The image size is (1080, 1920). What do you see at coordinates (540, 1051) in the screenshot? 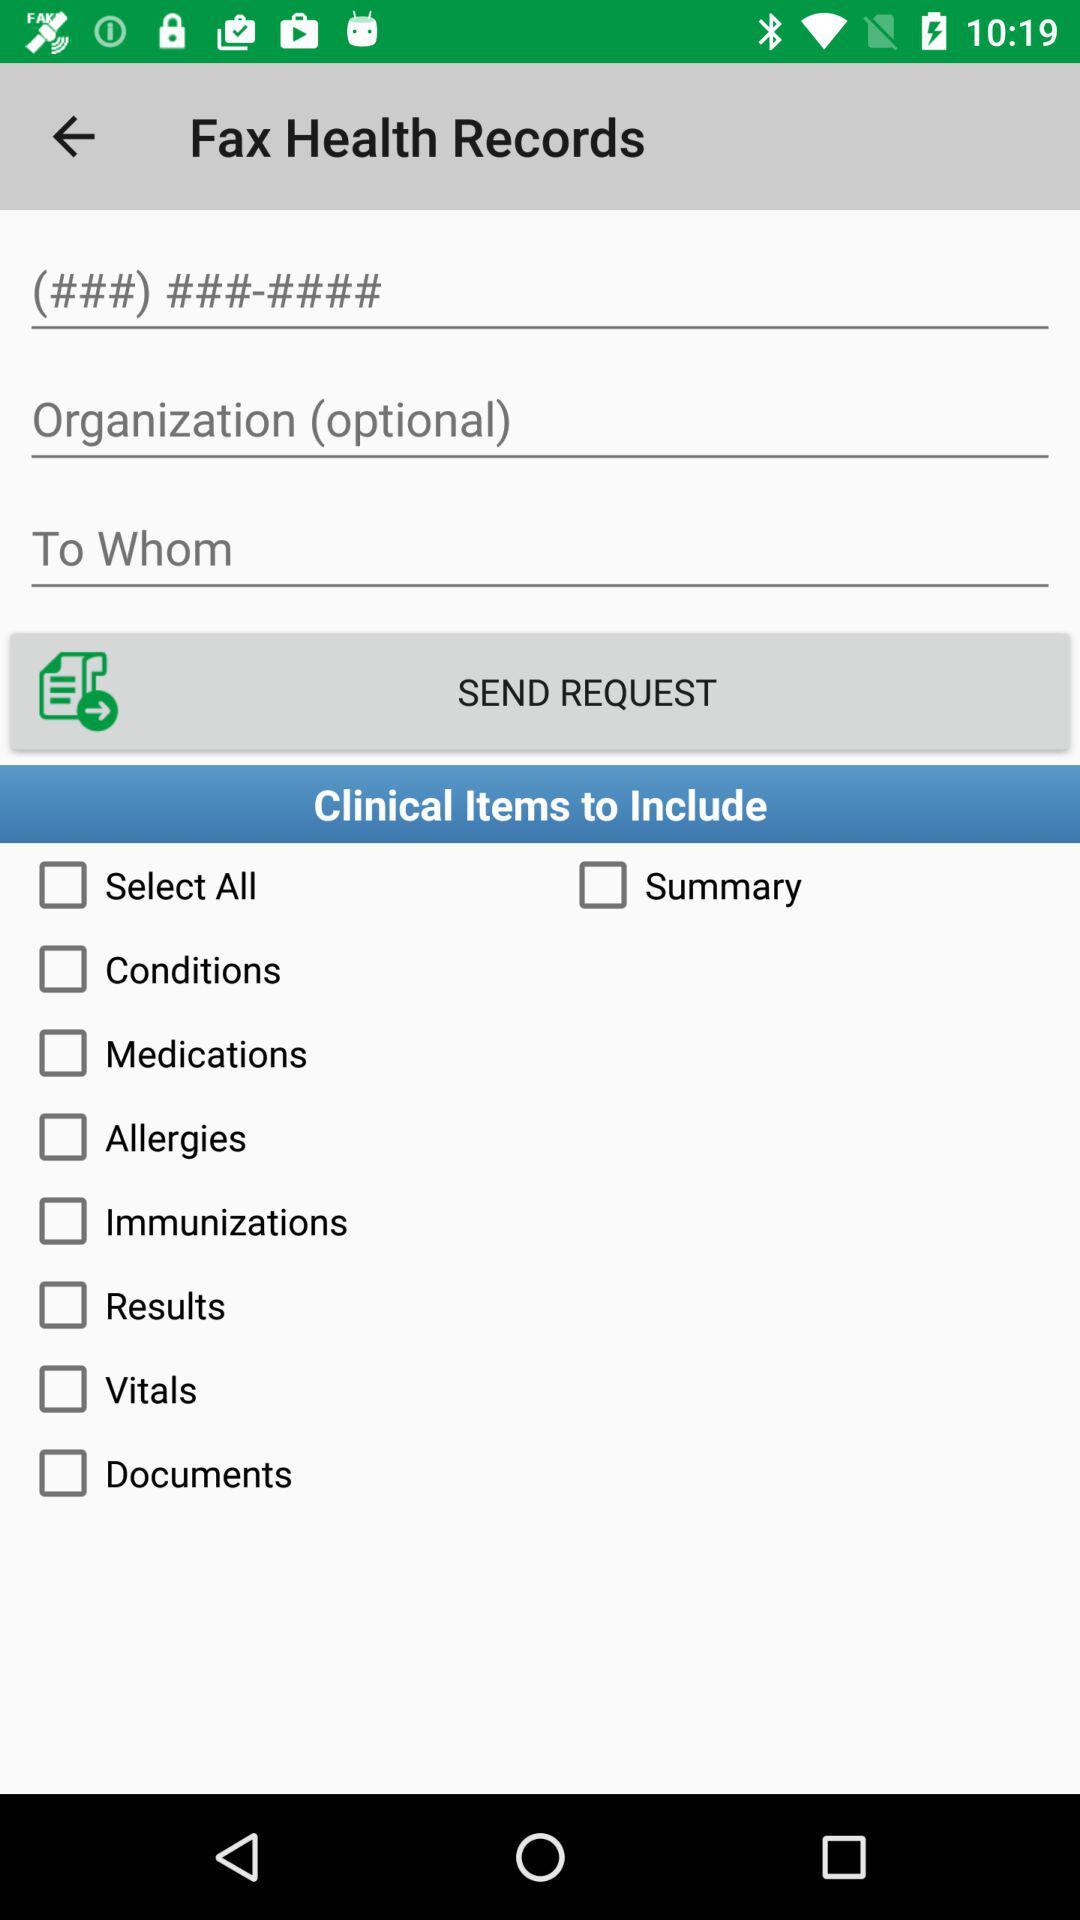
I see `the icon above allergies` at bounding box center [540, 1051].